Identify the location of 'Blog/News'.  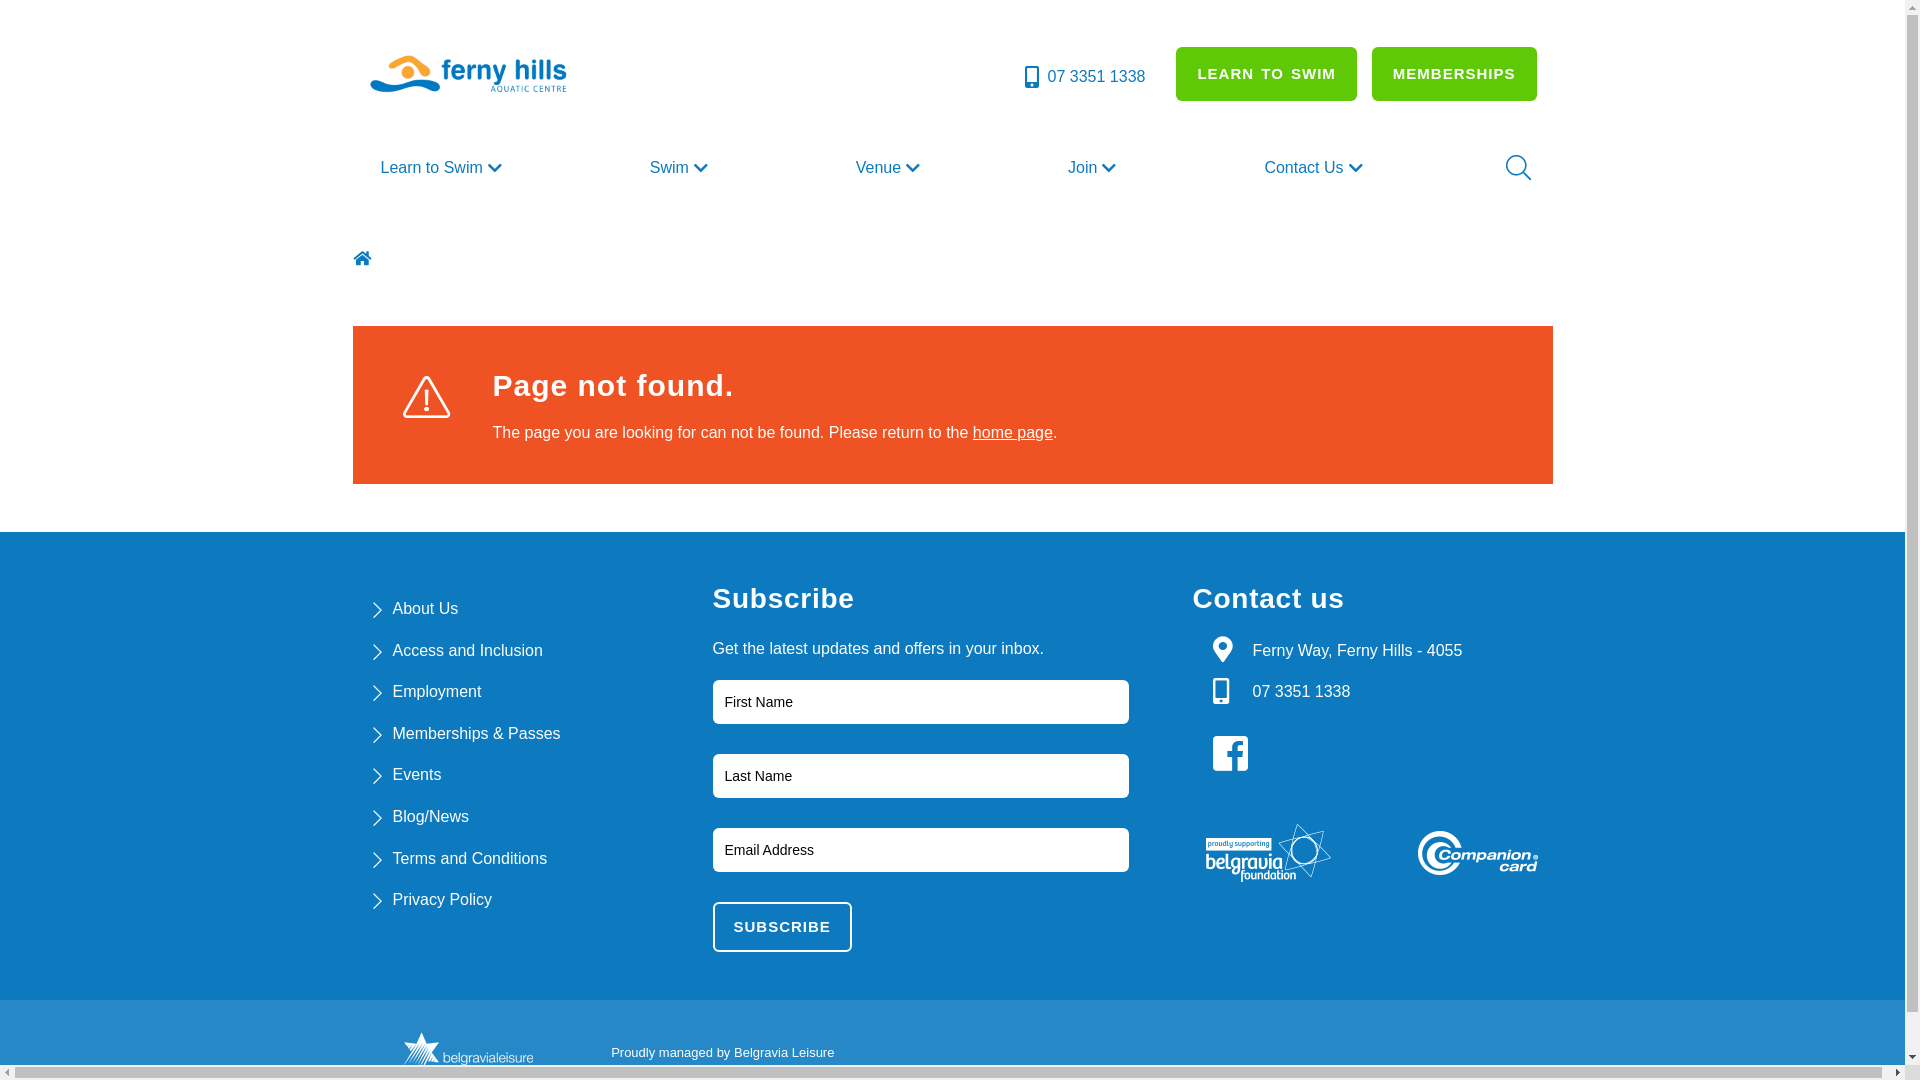
(429, 816).